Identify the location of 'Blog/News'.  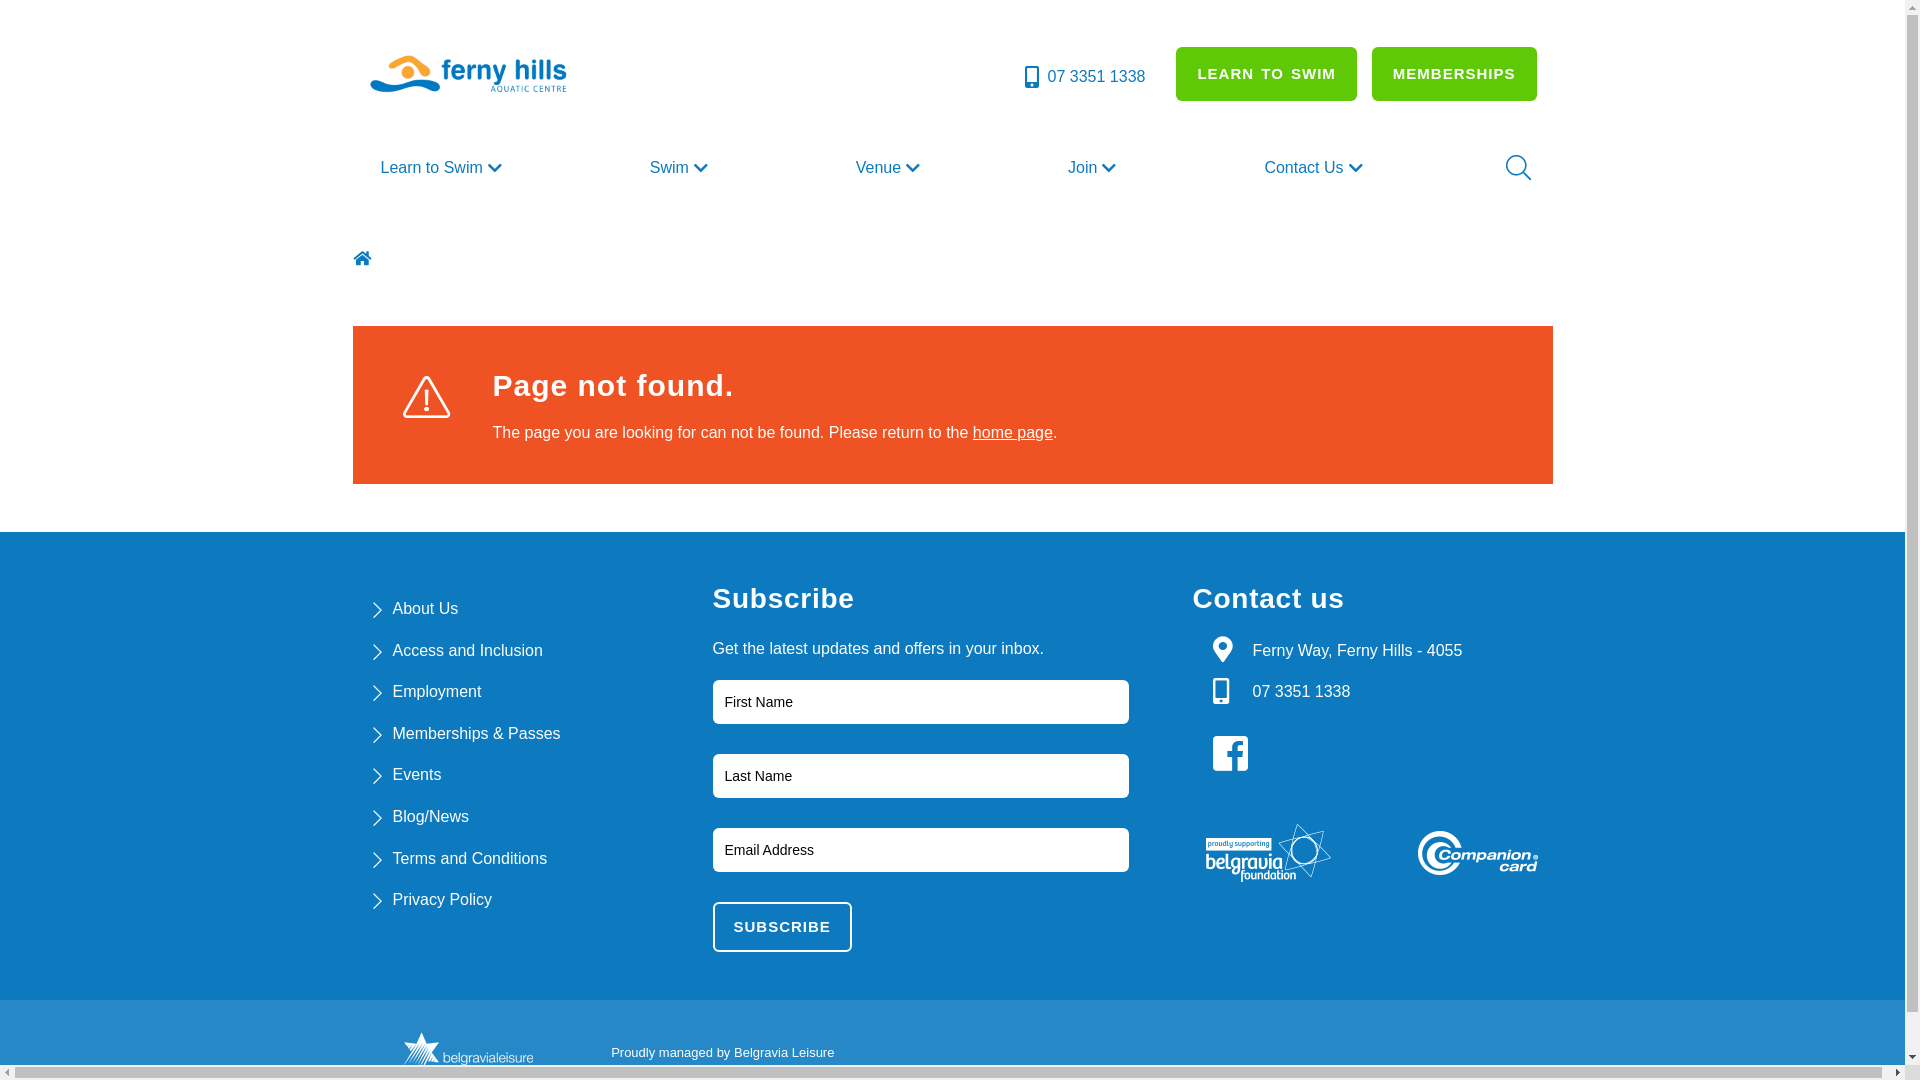
(429, 816).